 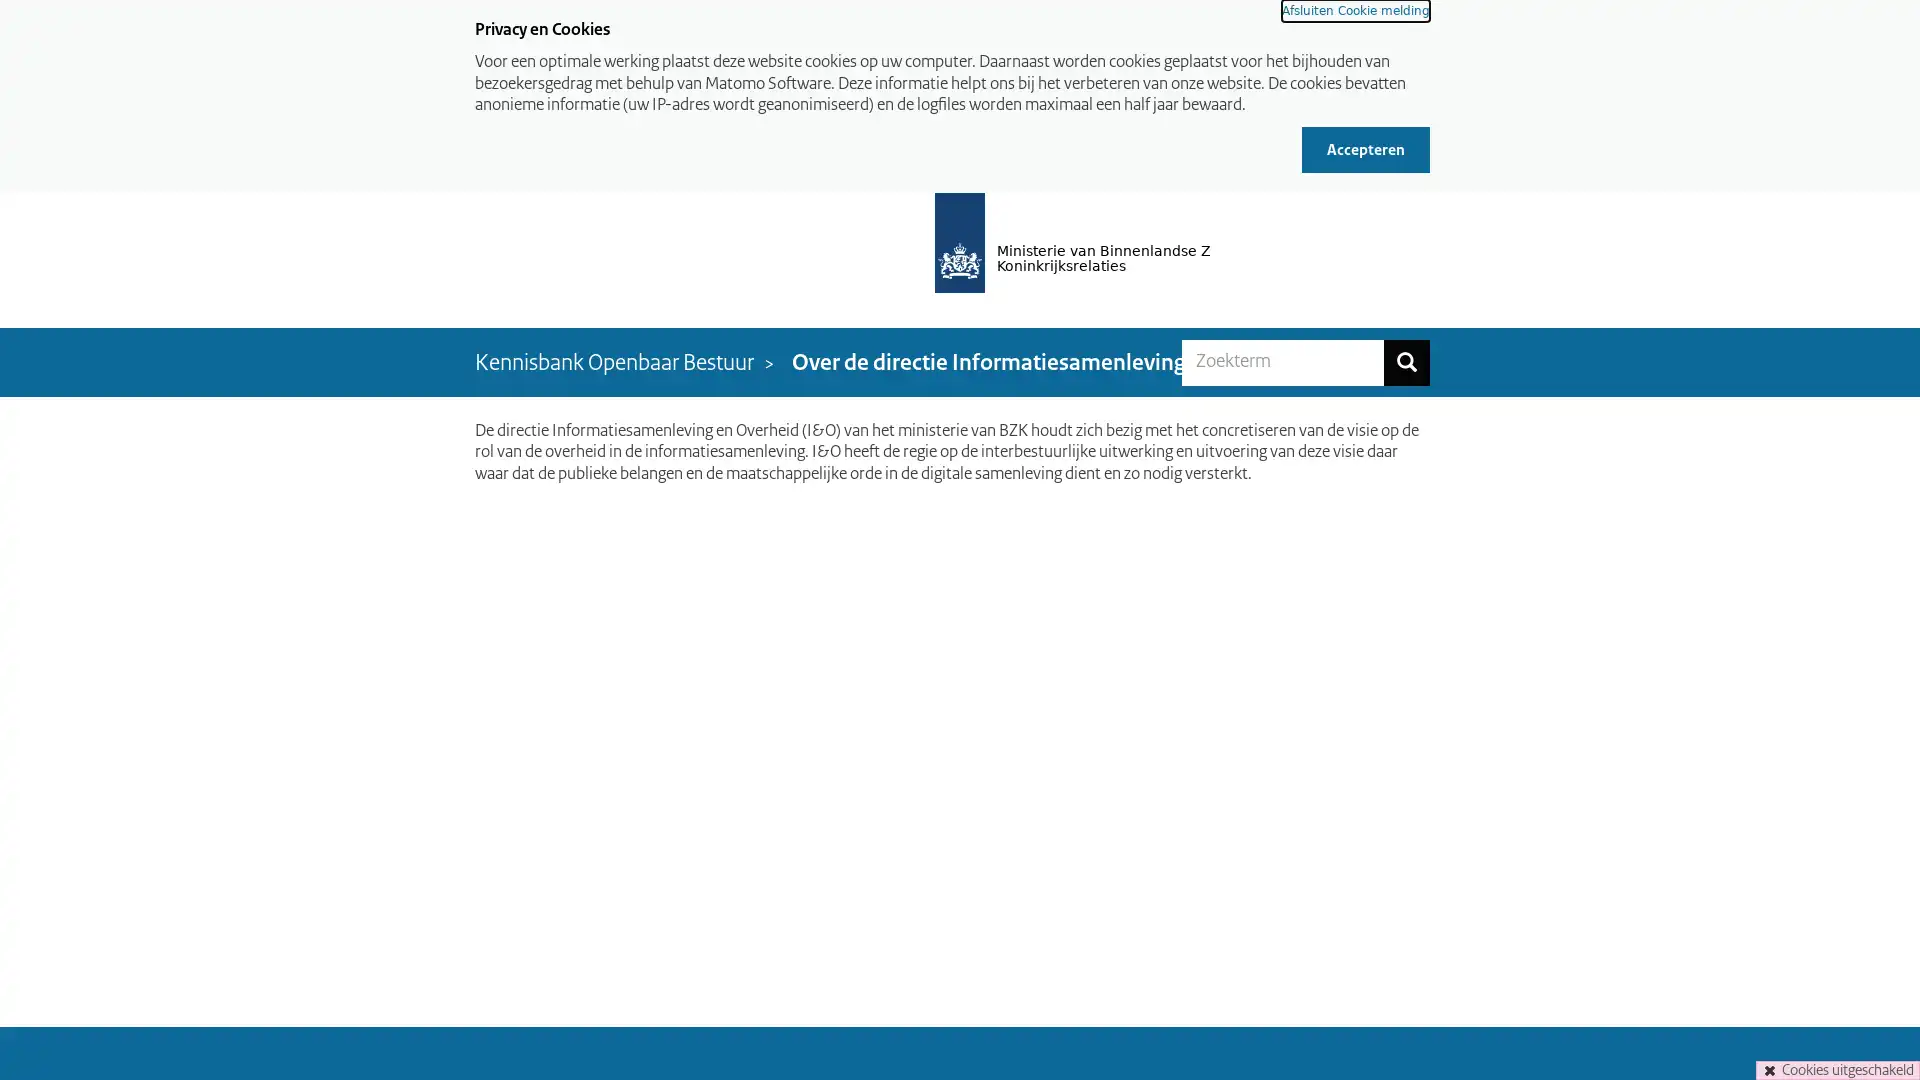 I want to click on Accepteren, so click(x=1365, y=148).